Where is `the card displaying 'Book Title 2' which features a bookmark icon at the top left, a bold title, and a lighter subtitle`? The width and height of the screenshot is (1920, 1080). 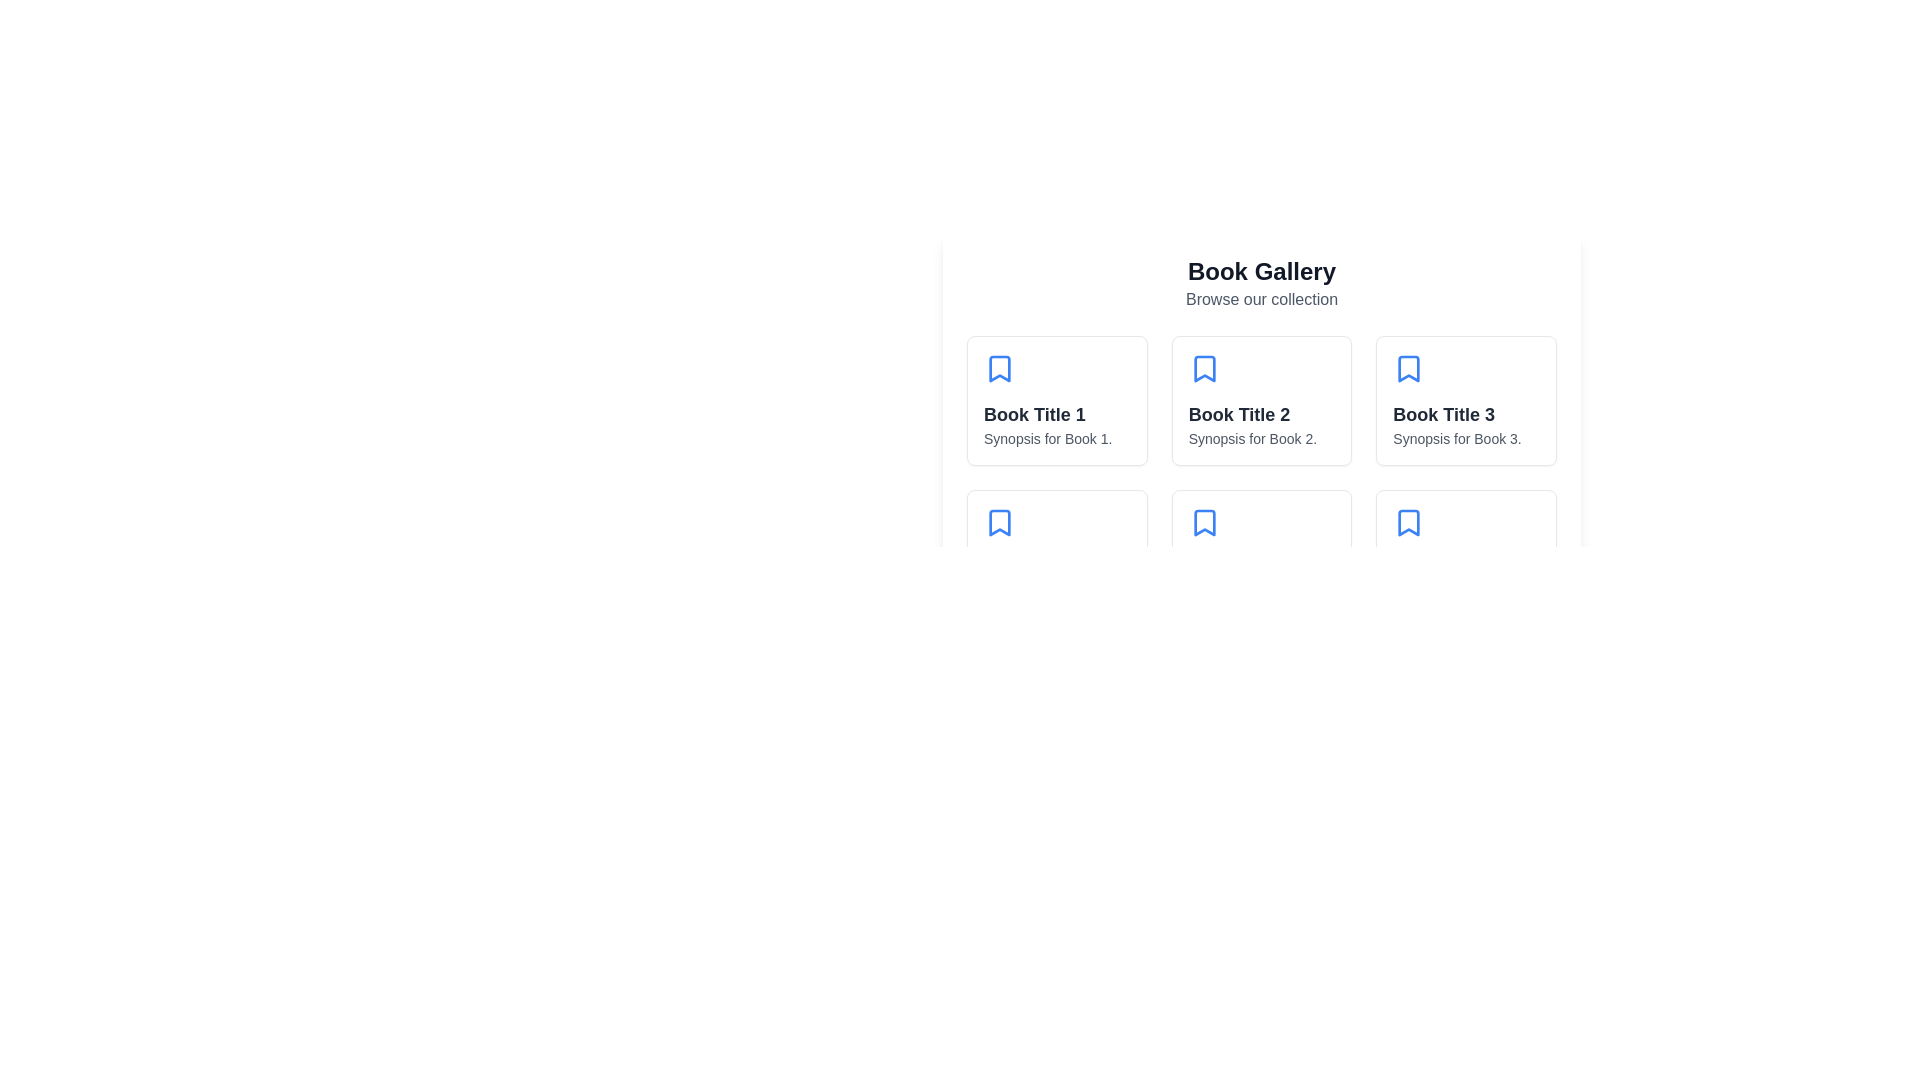
the card displaying 'Book Title 2' which features a bookmark icon at the top left, a bold title, and a lighter subtitle is located at coordinates (1261, 401).